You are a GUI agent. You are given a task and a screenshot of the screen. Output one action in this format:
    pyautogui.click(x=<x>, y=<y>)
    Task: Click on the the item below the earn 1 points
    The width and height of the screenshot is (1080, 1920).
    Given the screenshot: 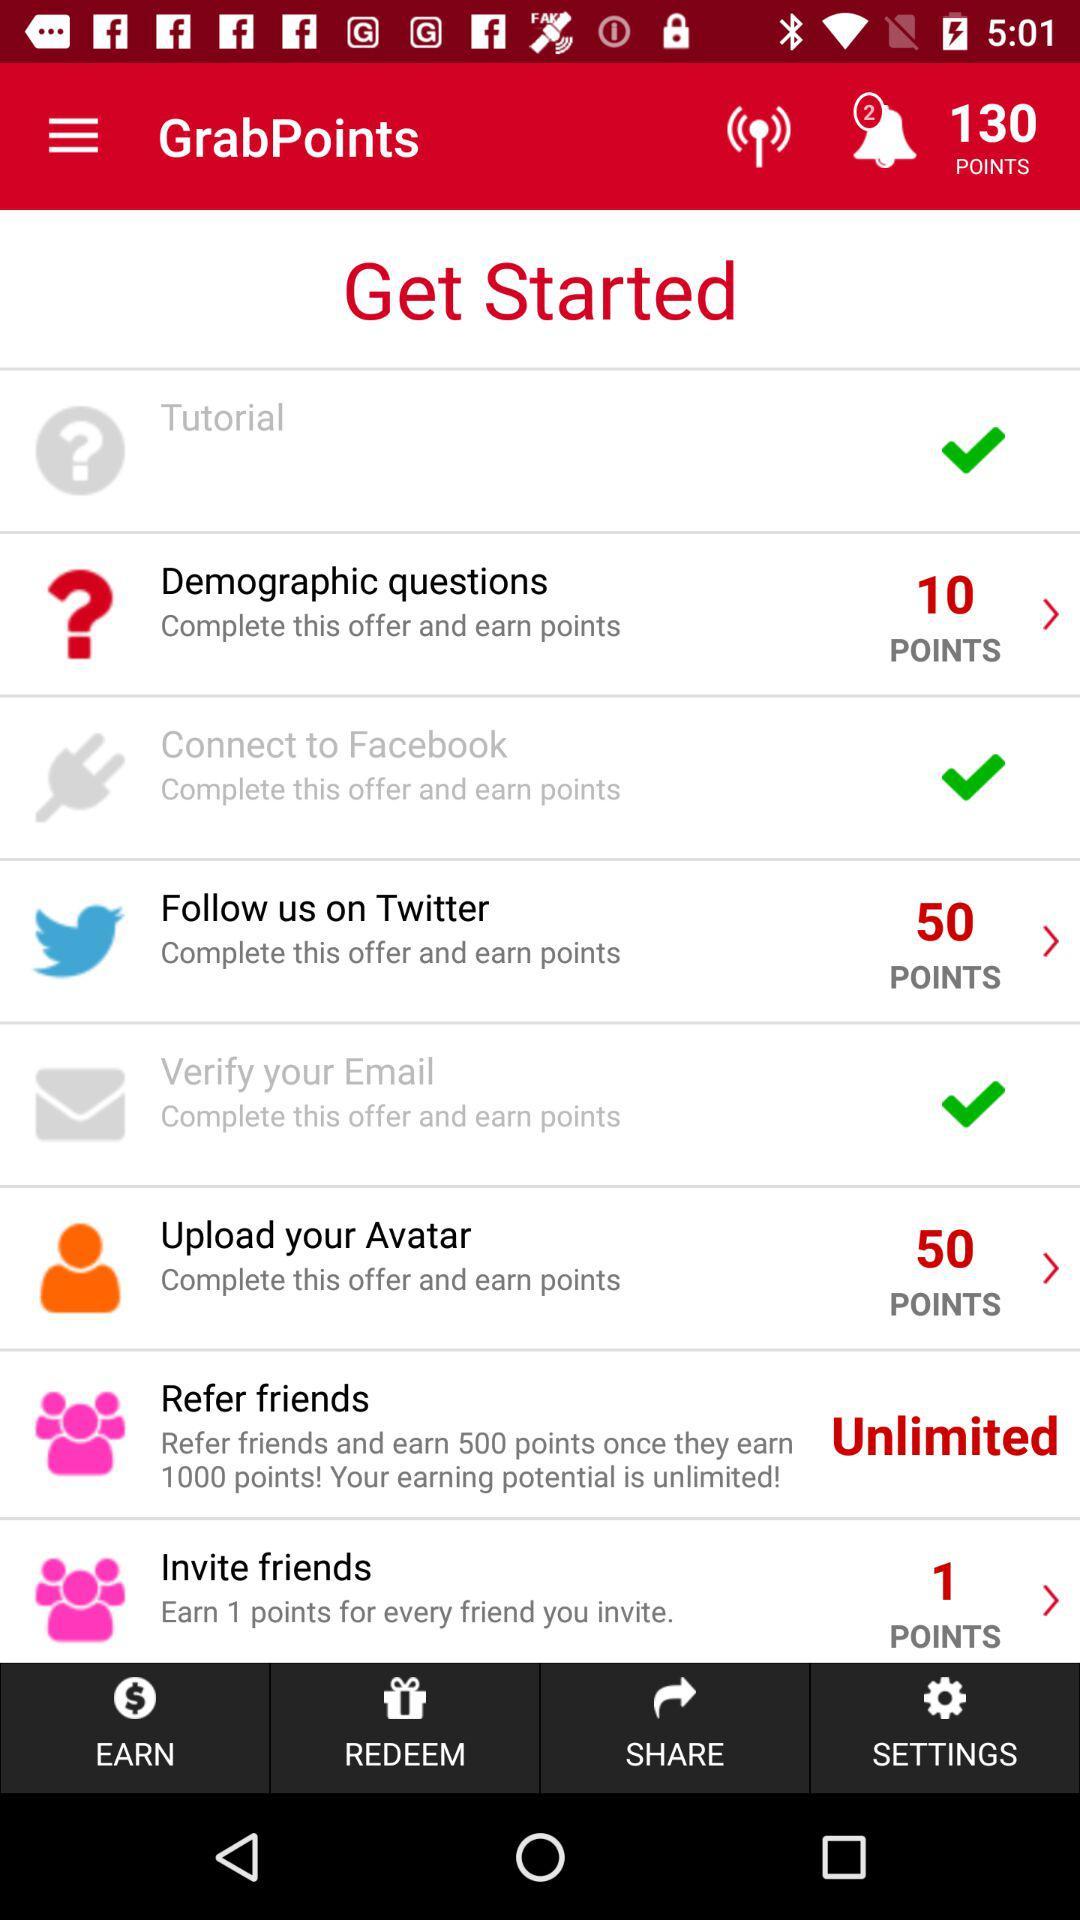 What is the action you would take?
    pyautogui.click(x=675, y=1727)
    